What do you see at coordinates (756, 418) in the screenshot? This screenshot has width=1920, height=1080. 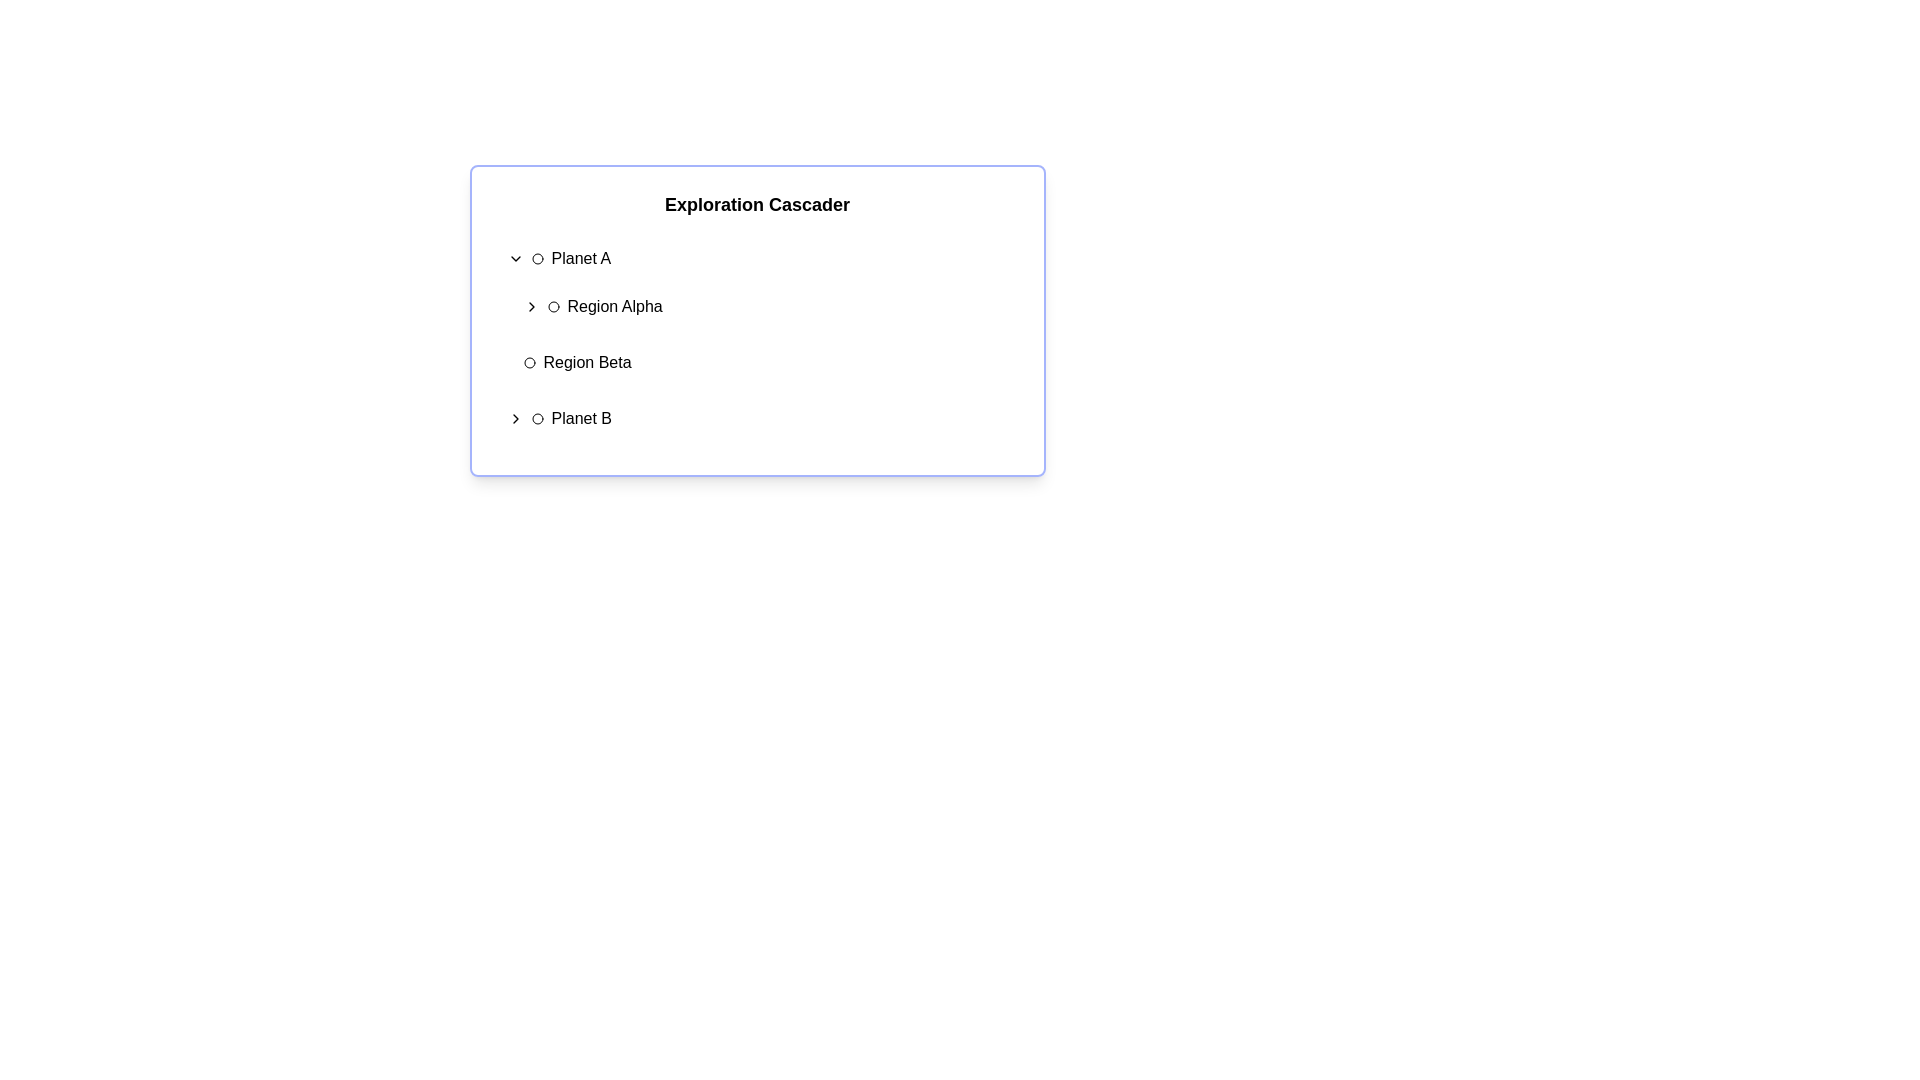 I see `the selectable option item representing 'Planet B' in the 'Exploration Cascader'` at bounding box center [756, 418].